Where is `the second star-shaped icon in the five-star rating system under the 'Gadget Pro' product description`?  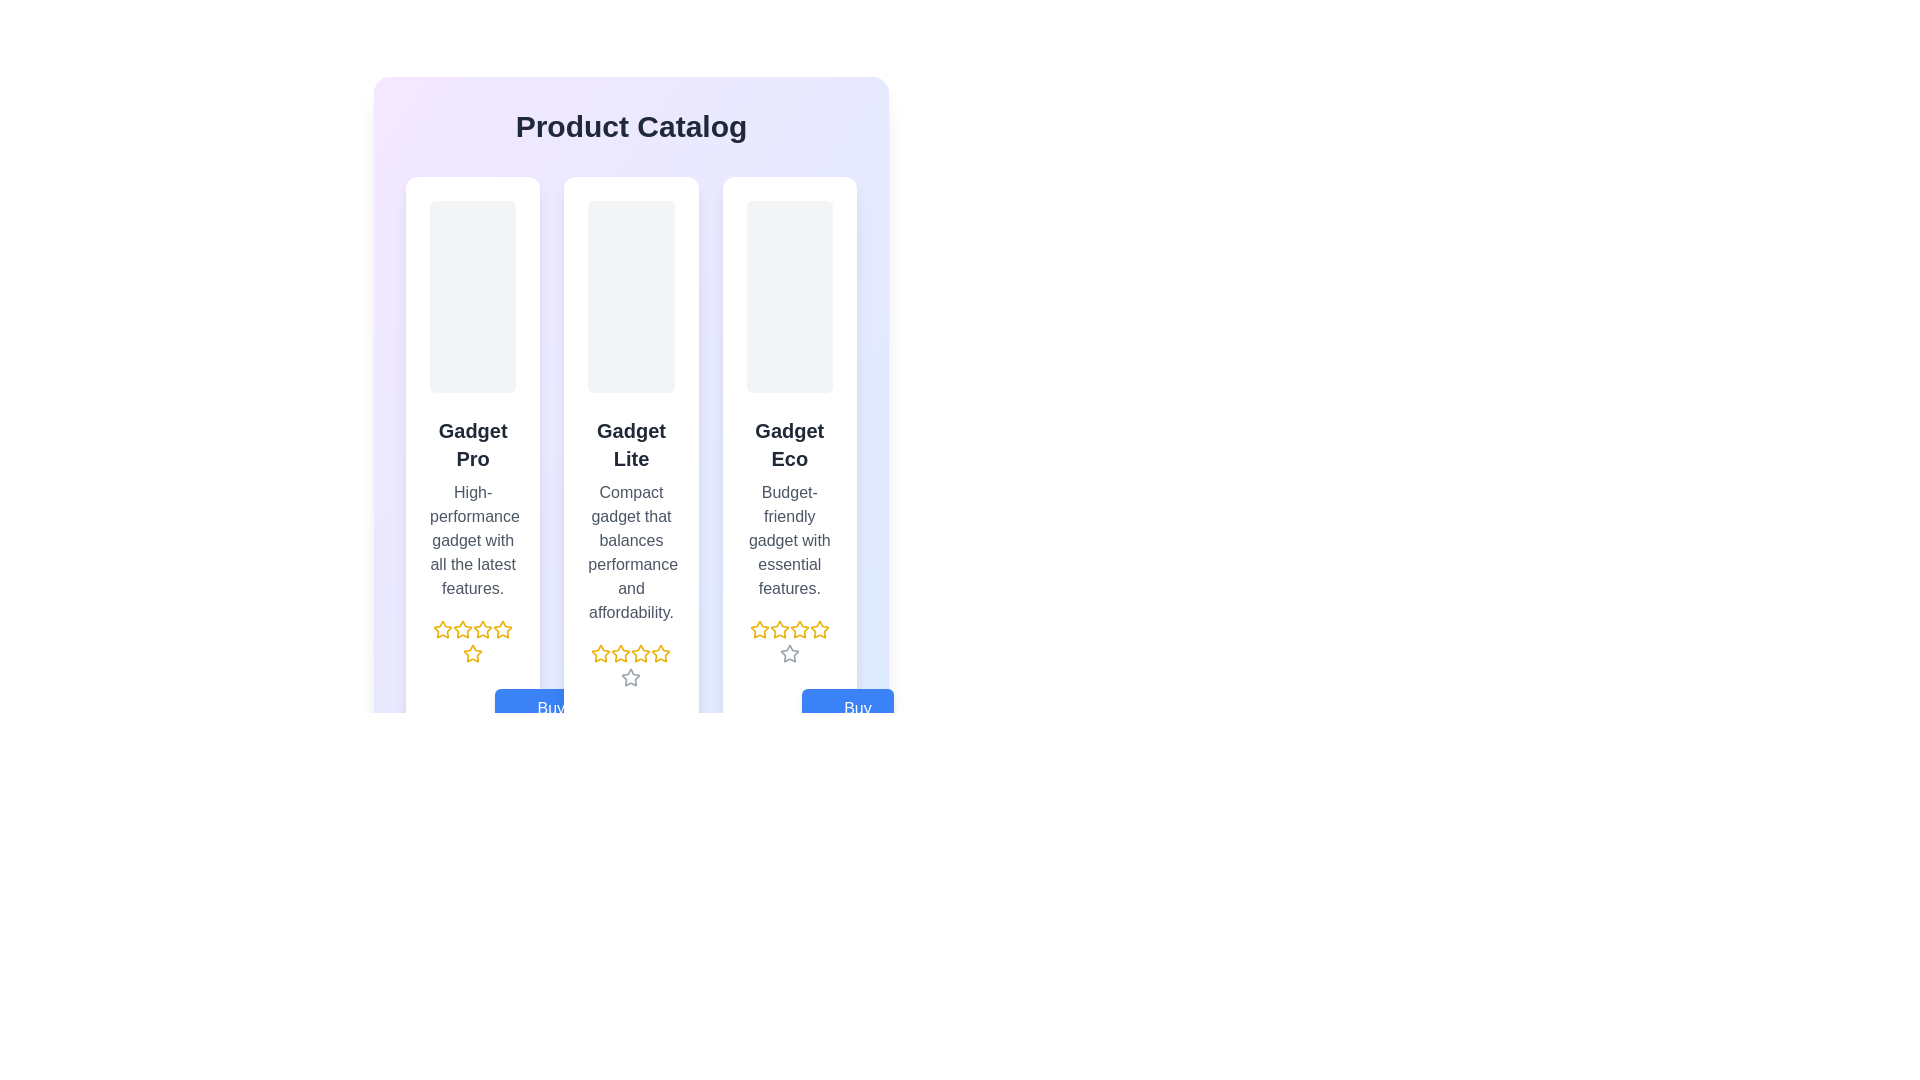 the second star-shaped icon in the five-star rating system under the 'Gadget Pro' product description is located at coordinates (503, 628).